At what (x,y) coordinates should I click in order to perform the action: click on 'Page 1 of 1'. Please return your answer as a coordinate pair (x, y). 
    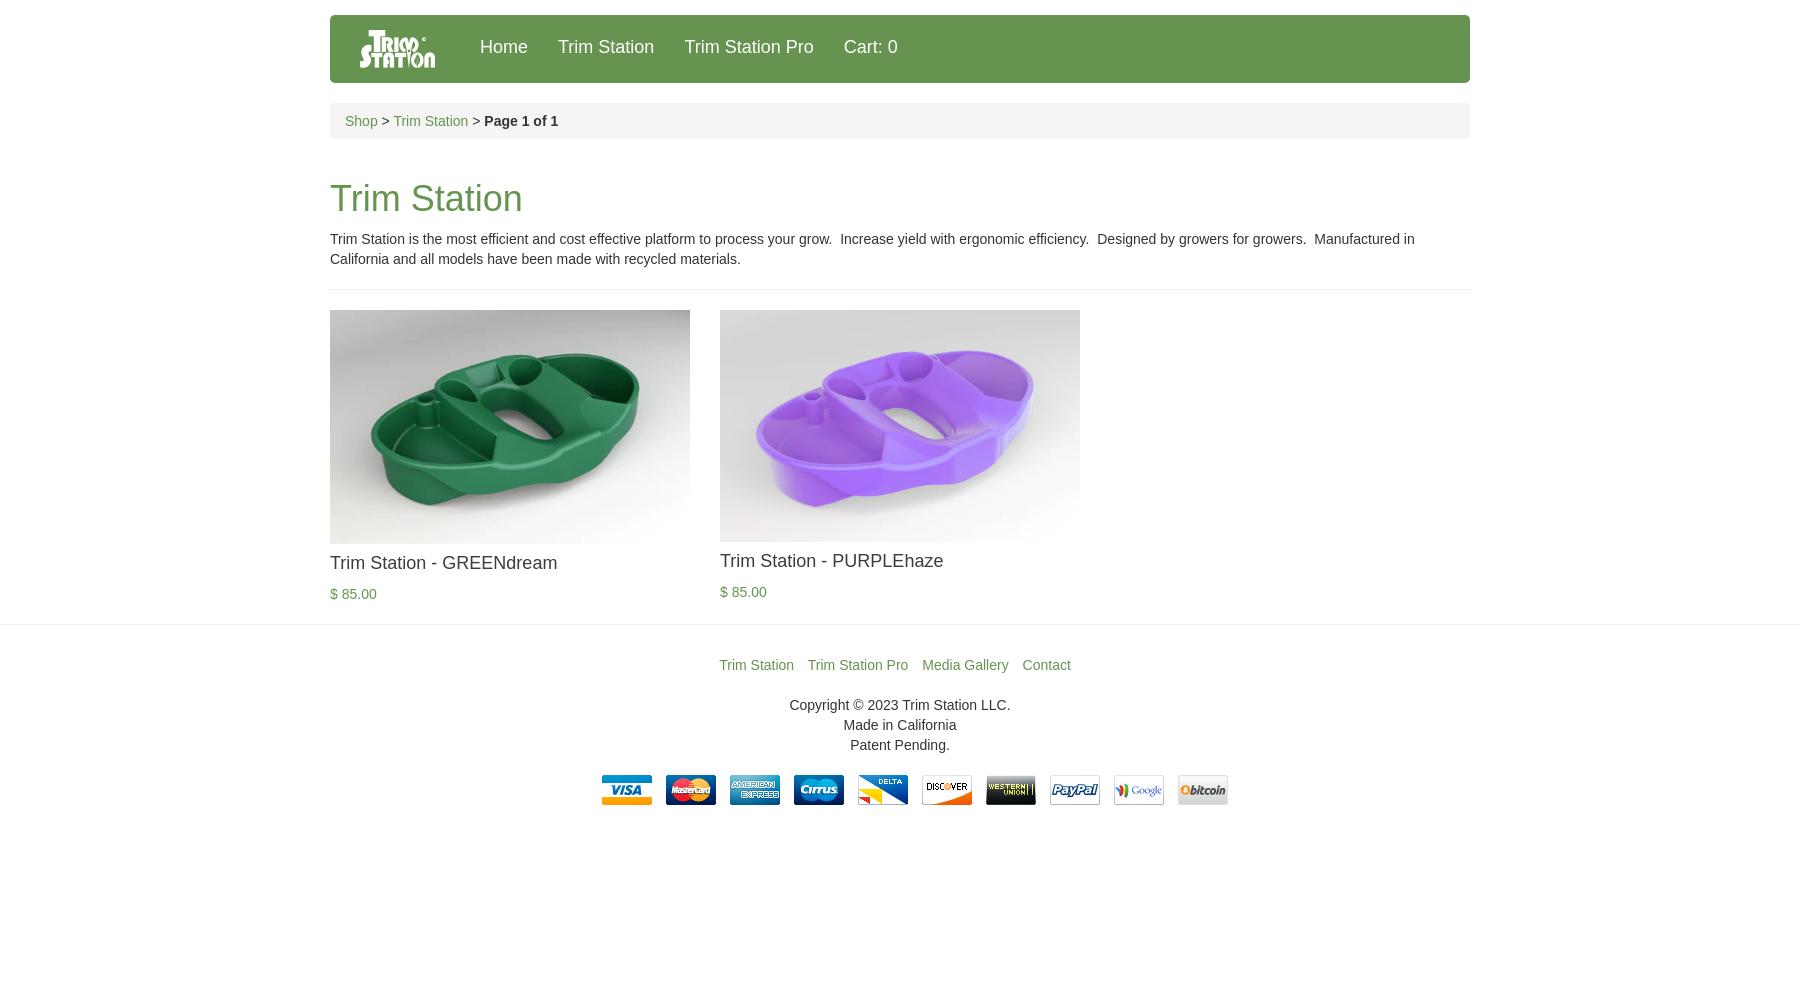
    Looking at the image, I should click on (519, 120).